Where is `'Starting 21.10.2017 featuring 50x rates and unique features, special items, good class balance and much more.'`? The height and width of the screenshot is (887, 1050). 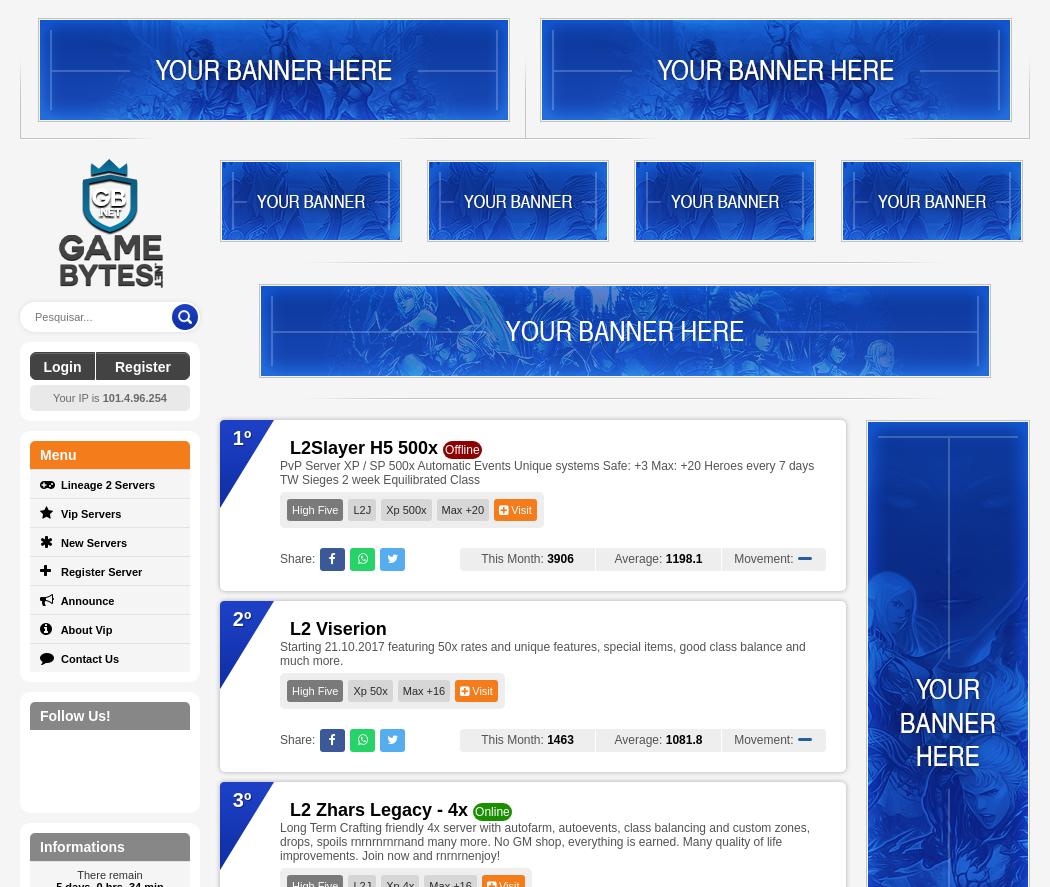
'Starting 21.10.2017 featuring 50x rates and unique features, special items, good class balance and much more.' is located at coordinates (542, 652).